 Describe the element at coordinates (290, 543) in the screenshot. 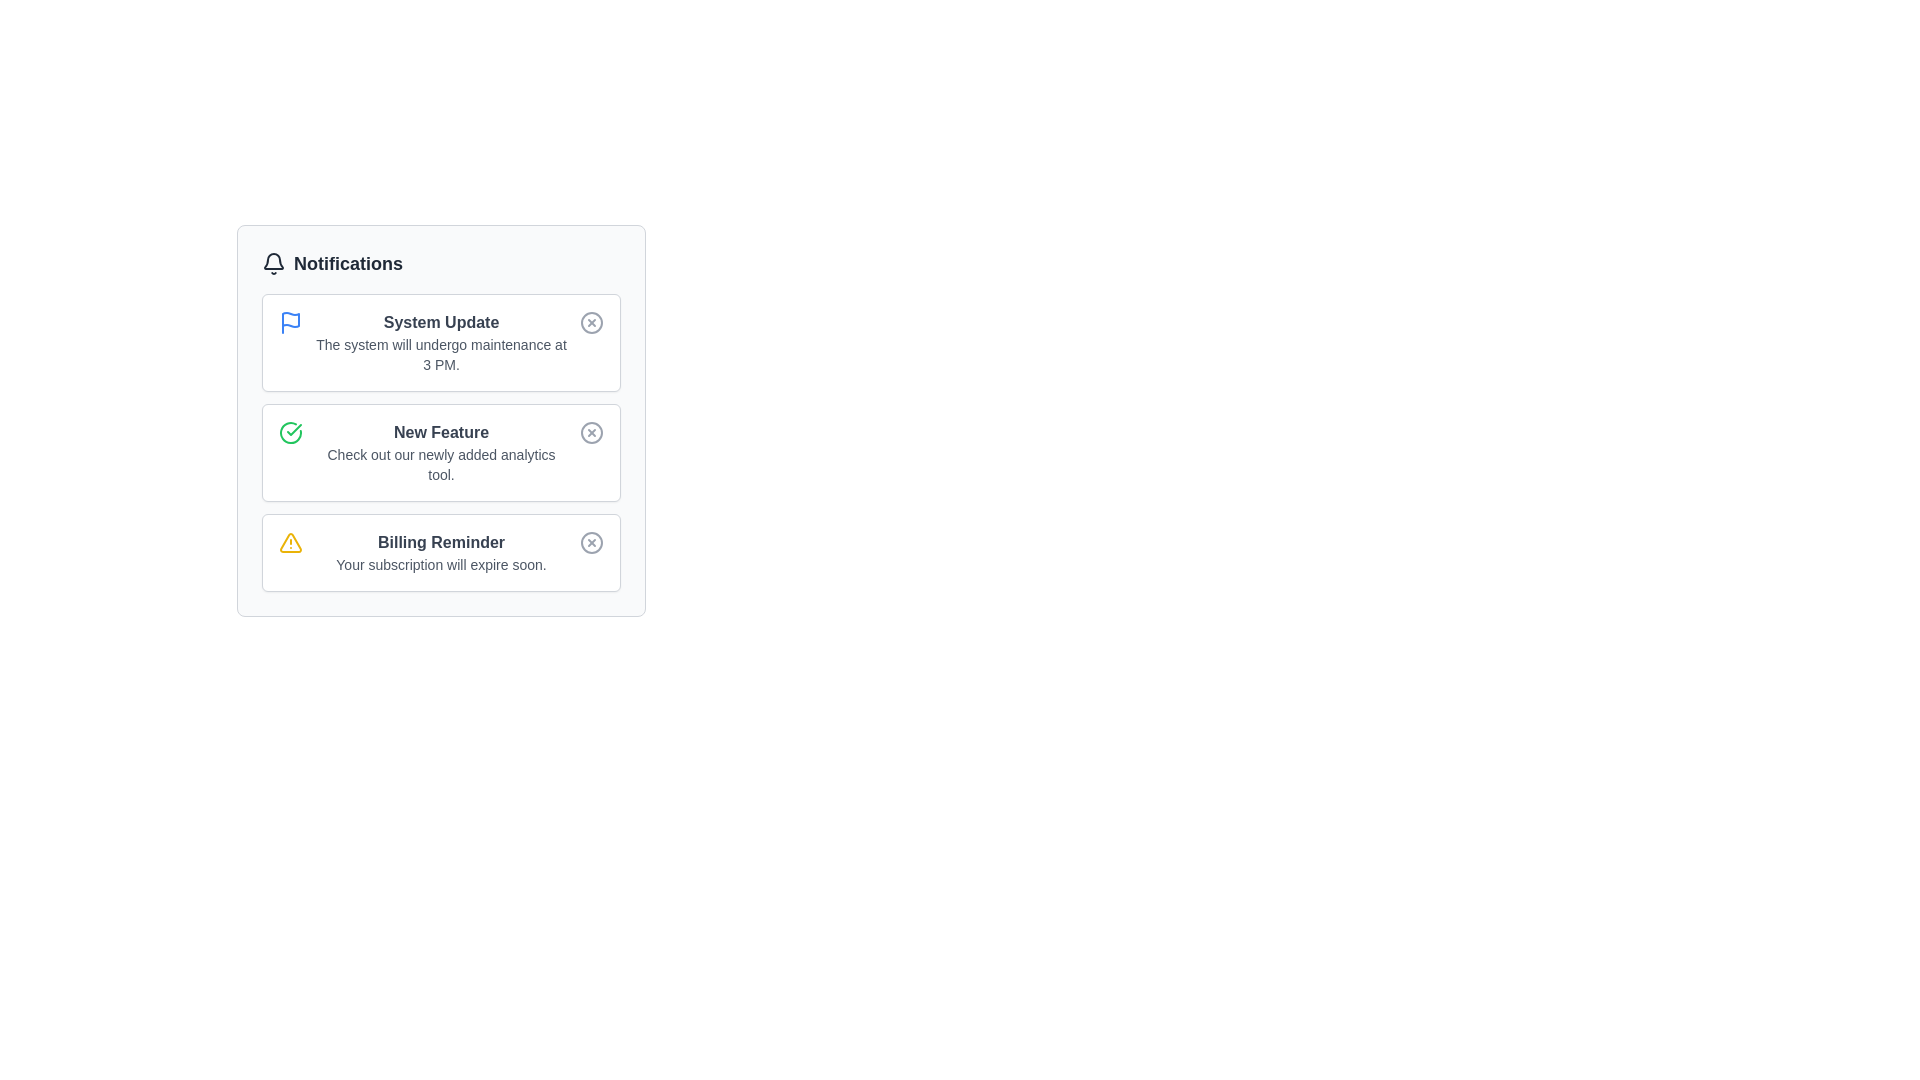

I see `the triangular yellow warning icon with an exclamation mark, which is located to the far left of the 'Billing Reminder' notification box` at that location.